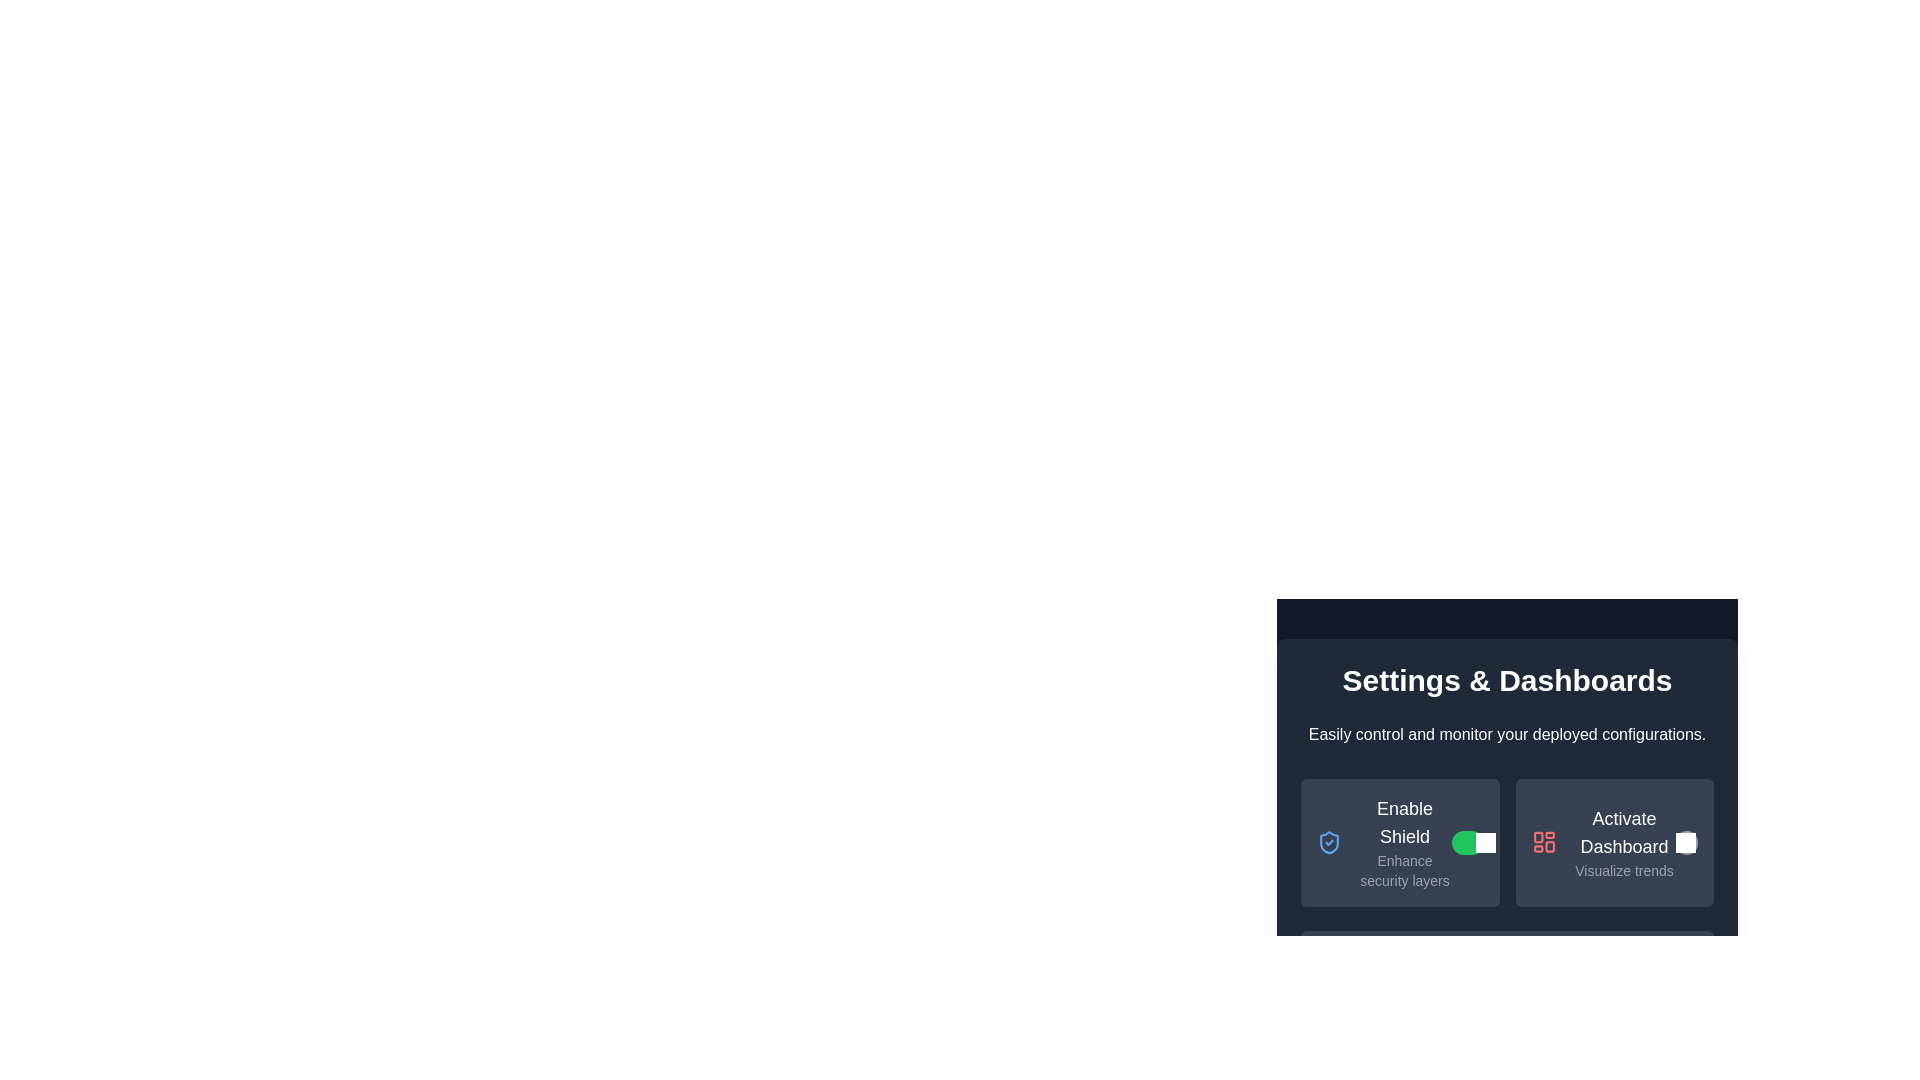 Image resolution: width=1920 pixels, height=1080 pixels. I want to click on the green toggle switch located to the right of 'Enable Shield', so click(1467, 843).